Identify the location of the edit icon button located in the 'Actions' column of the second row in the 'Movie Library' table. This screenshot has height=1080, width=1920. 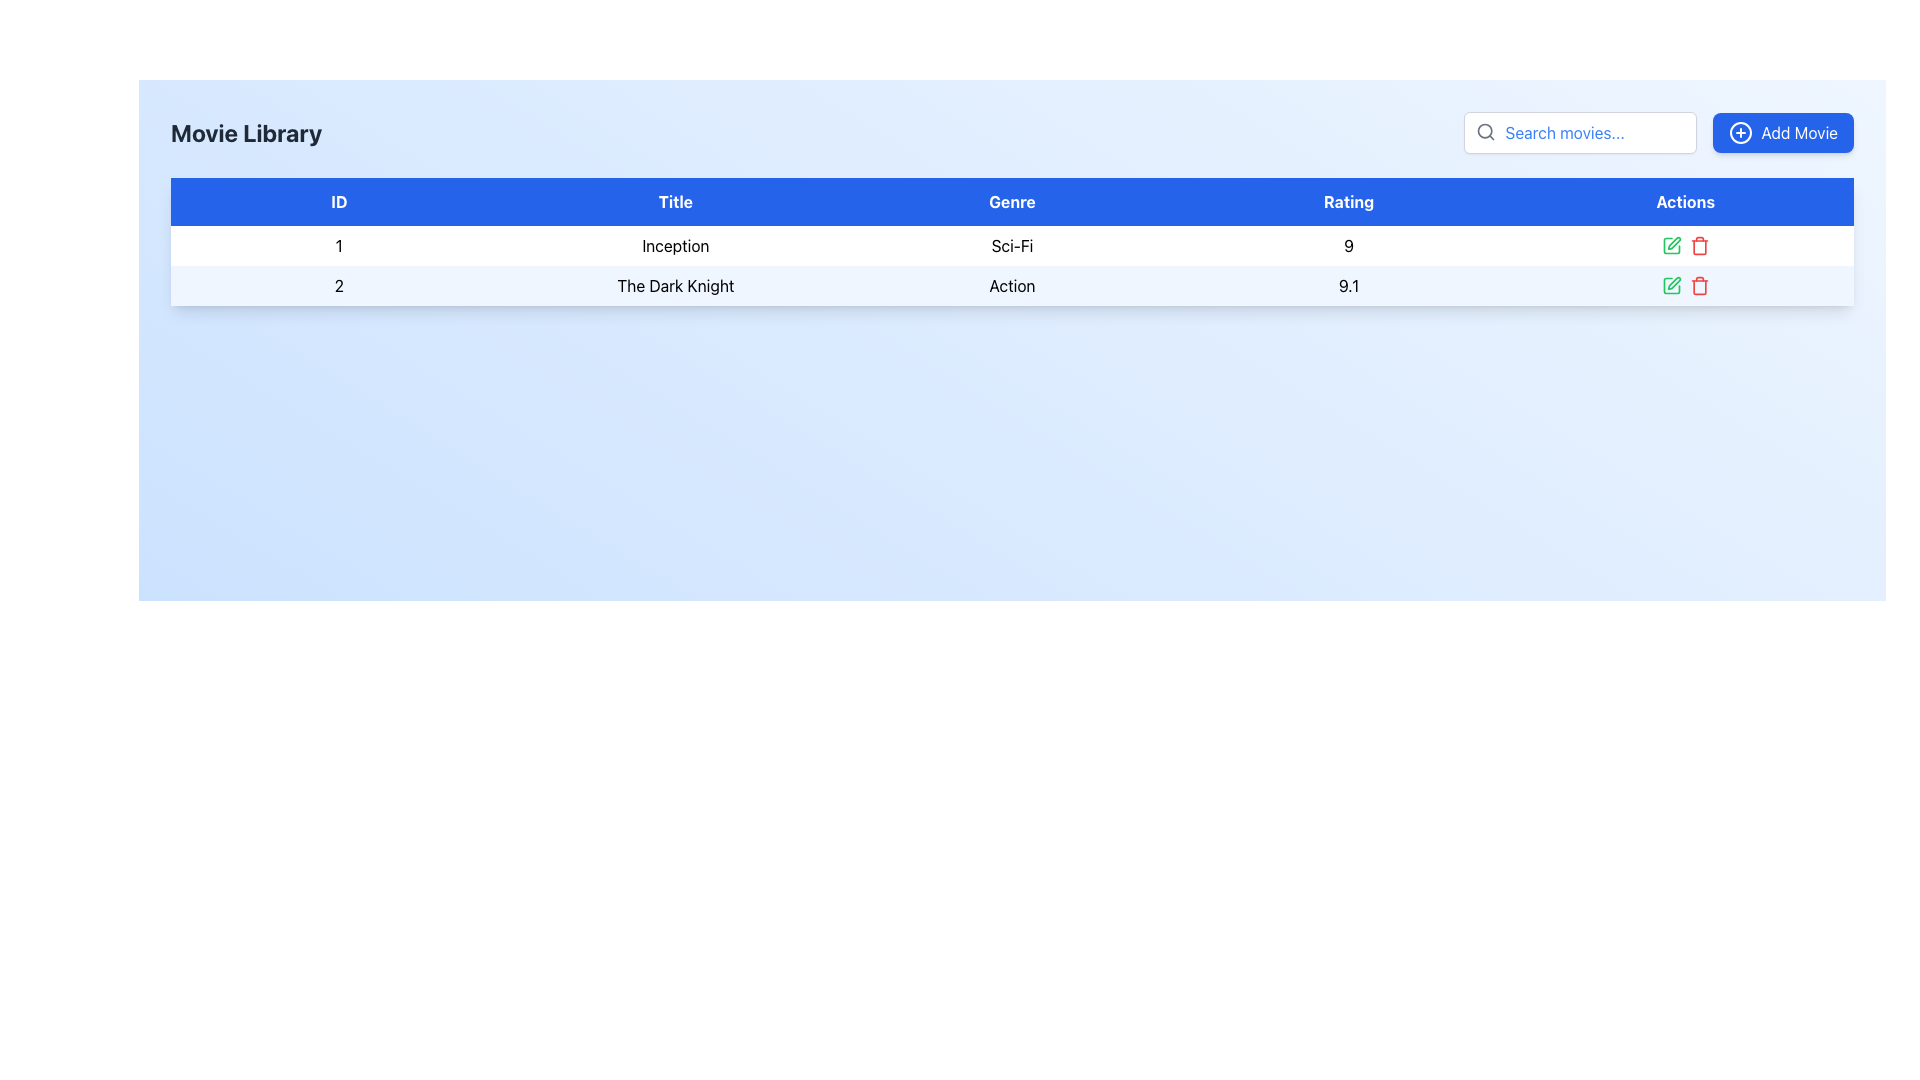
(1674, 283).